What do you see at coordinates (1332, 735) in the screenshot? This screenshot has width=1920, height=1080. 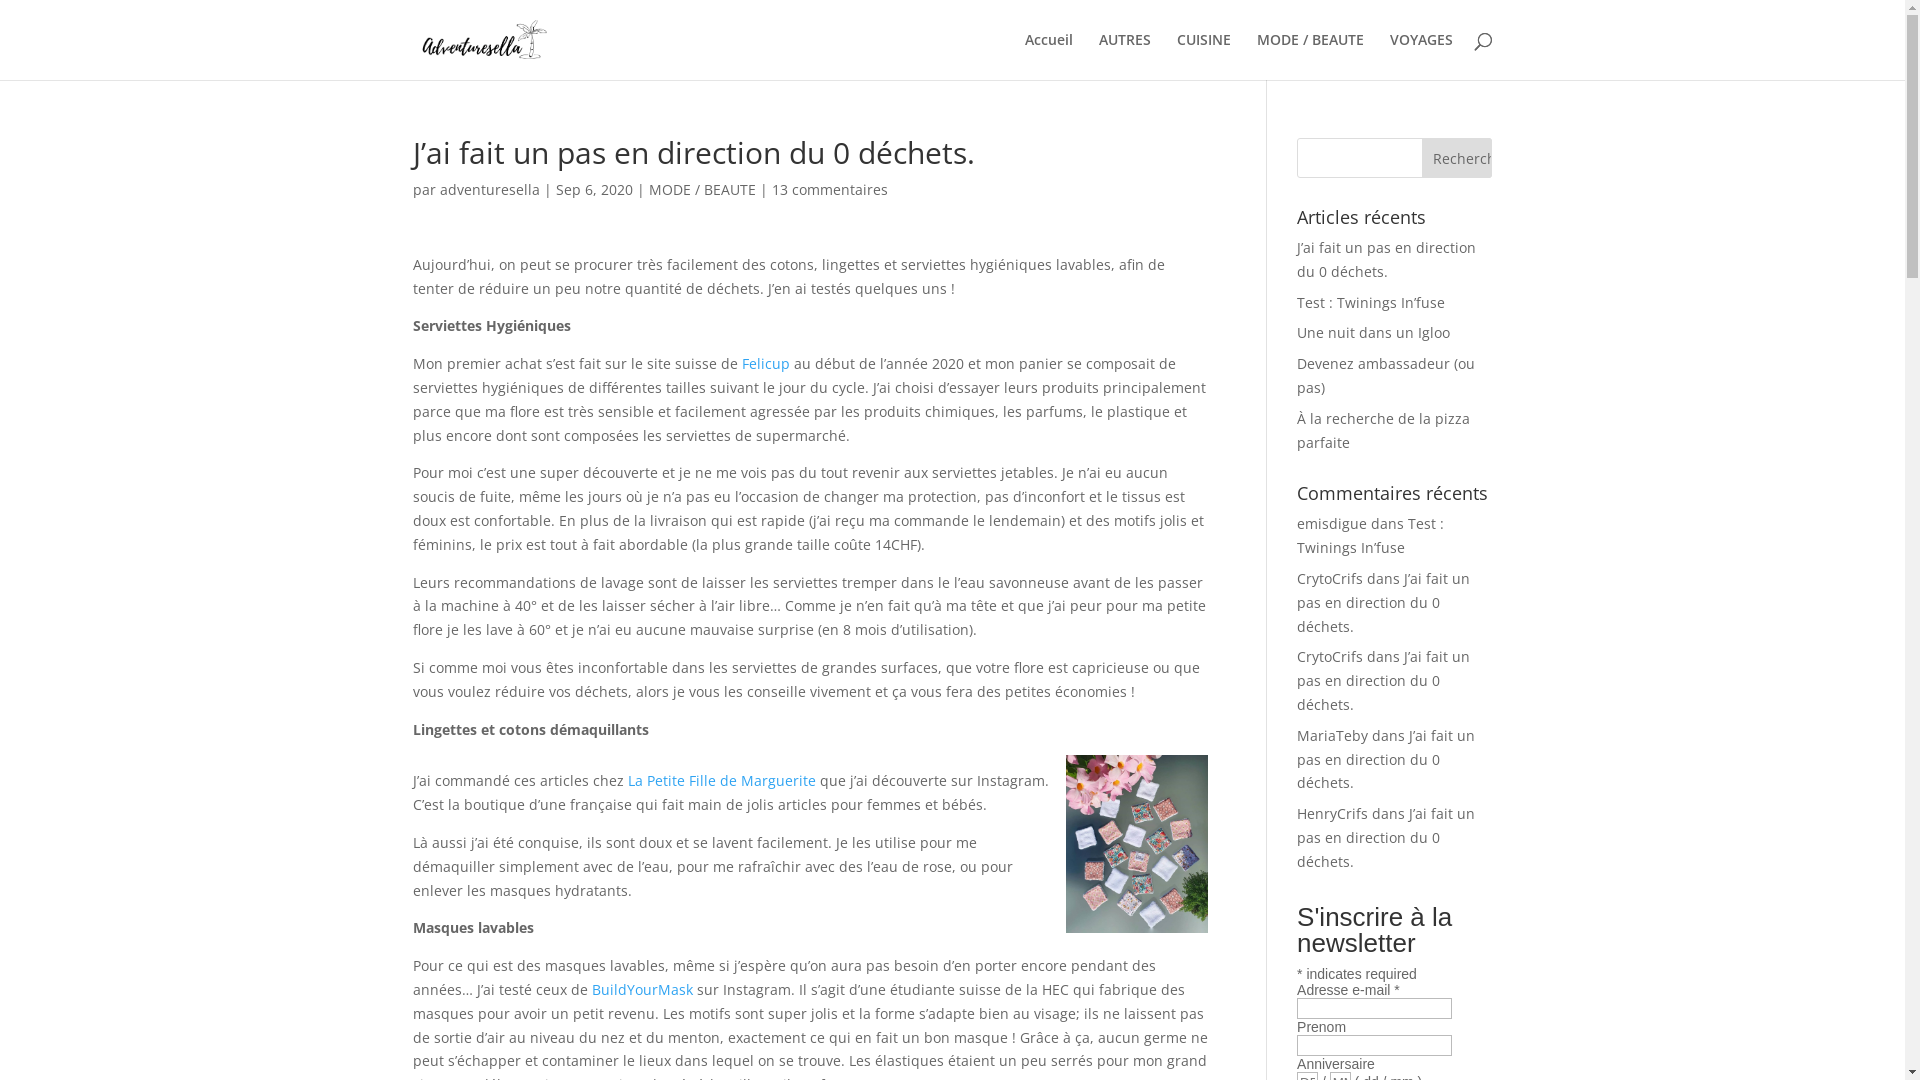 I see `'MariaTeby'` at bounding box center [1332, 735].